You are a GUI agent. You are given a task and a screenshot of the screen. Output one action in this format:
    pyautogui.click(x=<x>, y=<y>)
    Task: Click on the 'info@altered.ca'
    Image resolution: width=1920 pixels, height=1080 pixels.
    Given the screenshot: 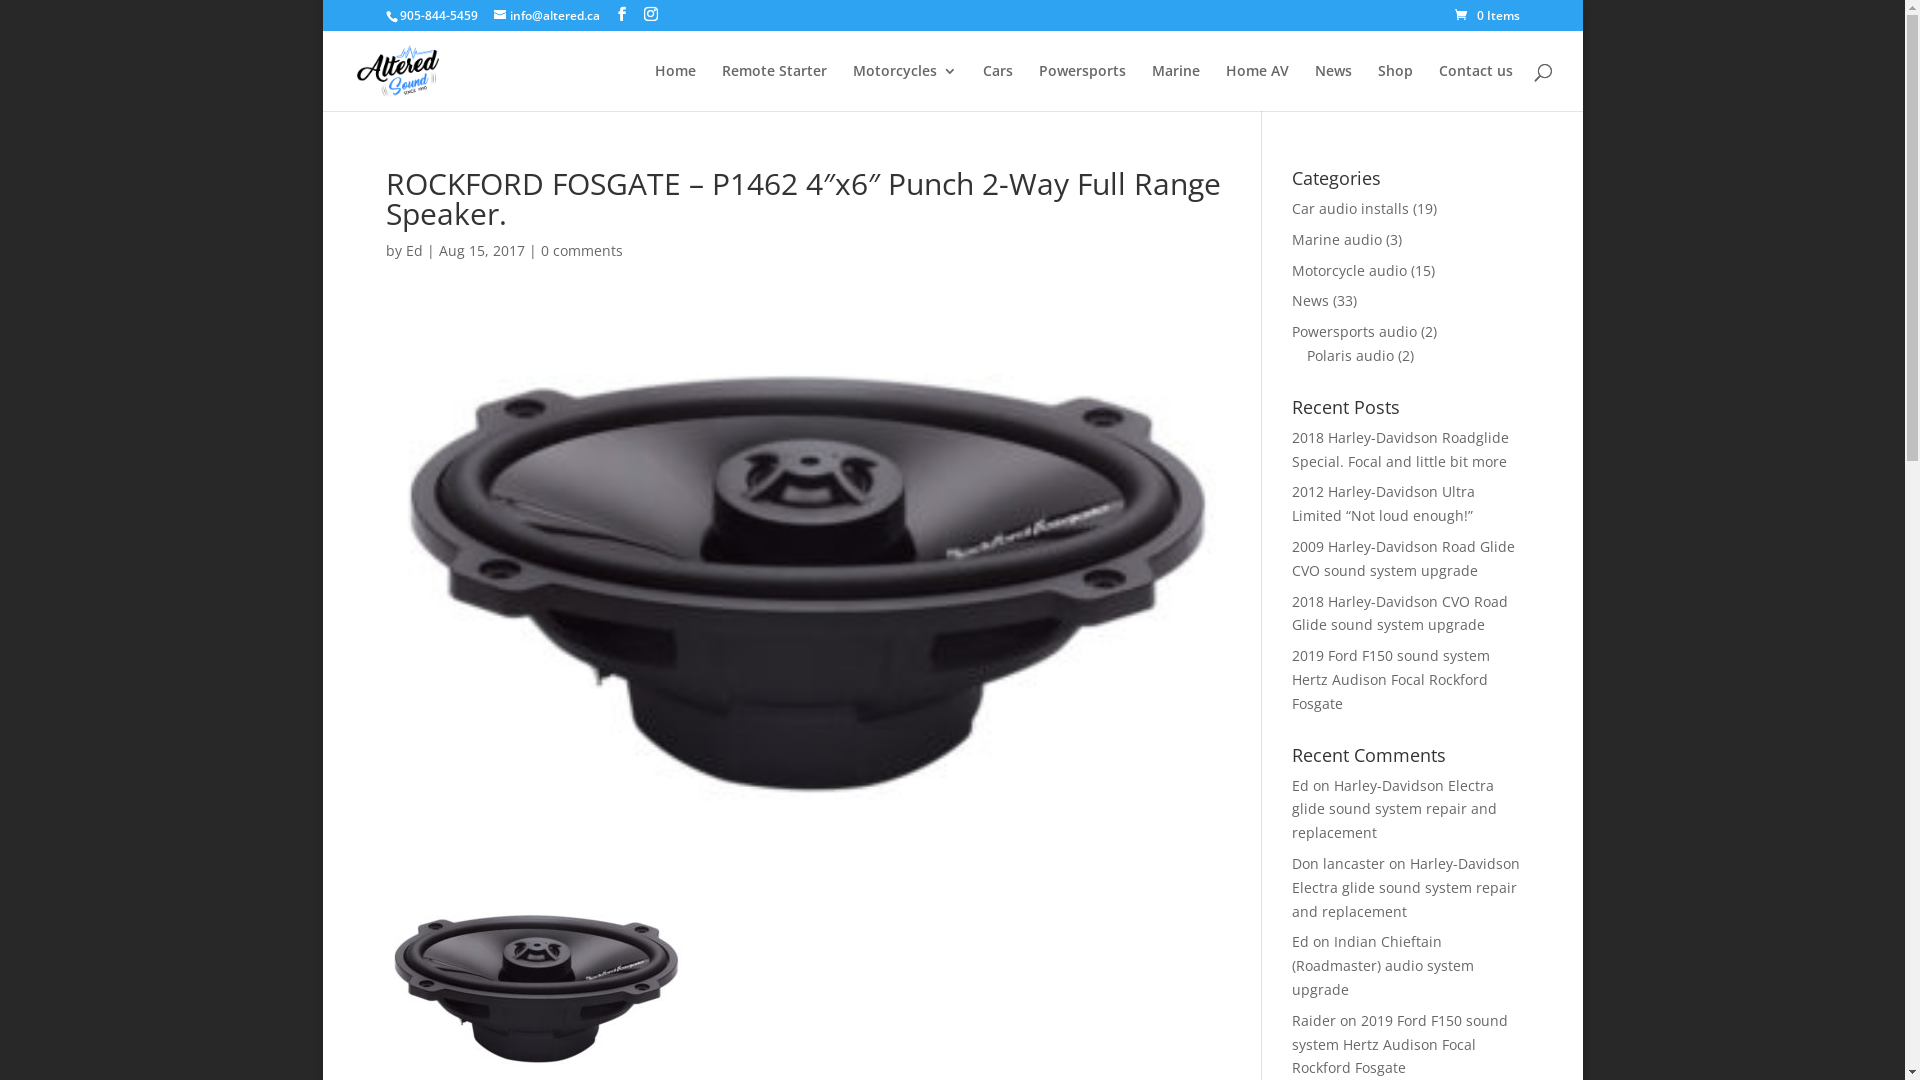 What is the action you would take?
    pyautogui.click(x=547, y=15)
    